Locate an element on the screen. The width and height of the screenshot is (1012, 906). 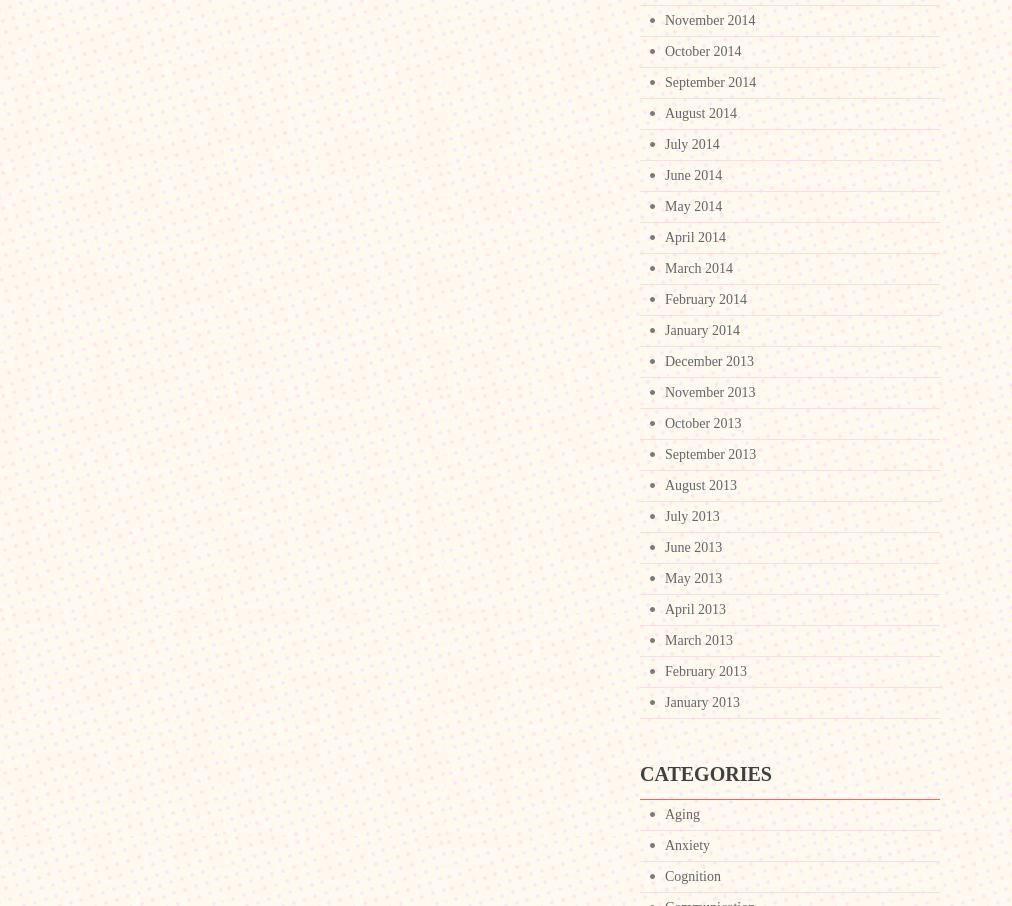
'May 2014' is located at coordinates (693, 205).